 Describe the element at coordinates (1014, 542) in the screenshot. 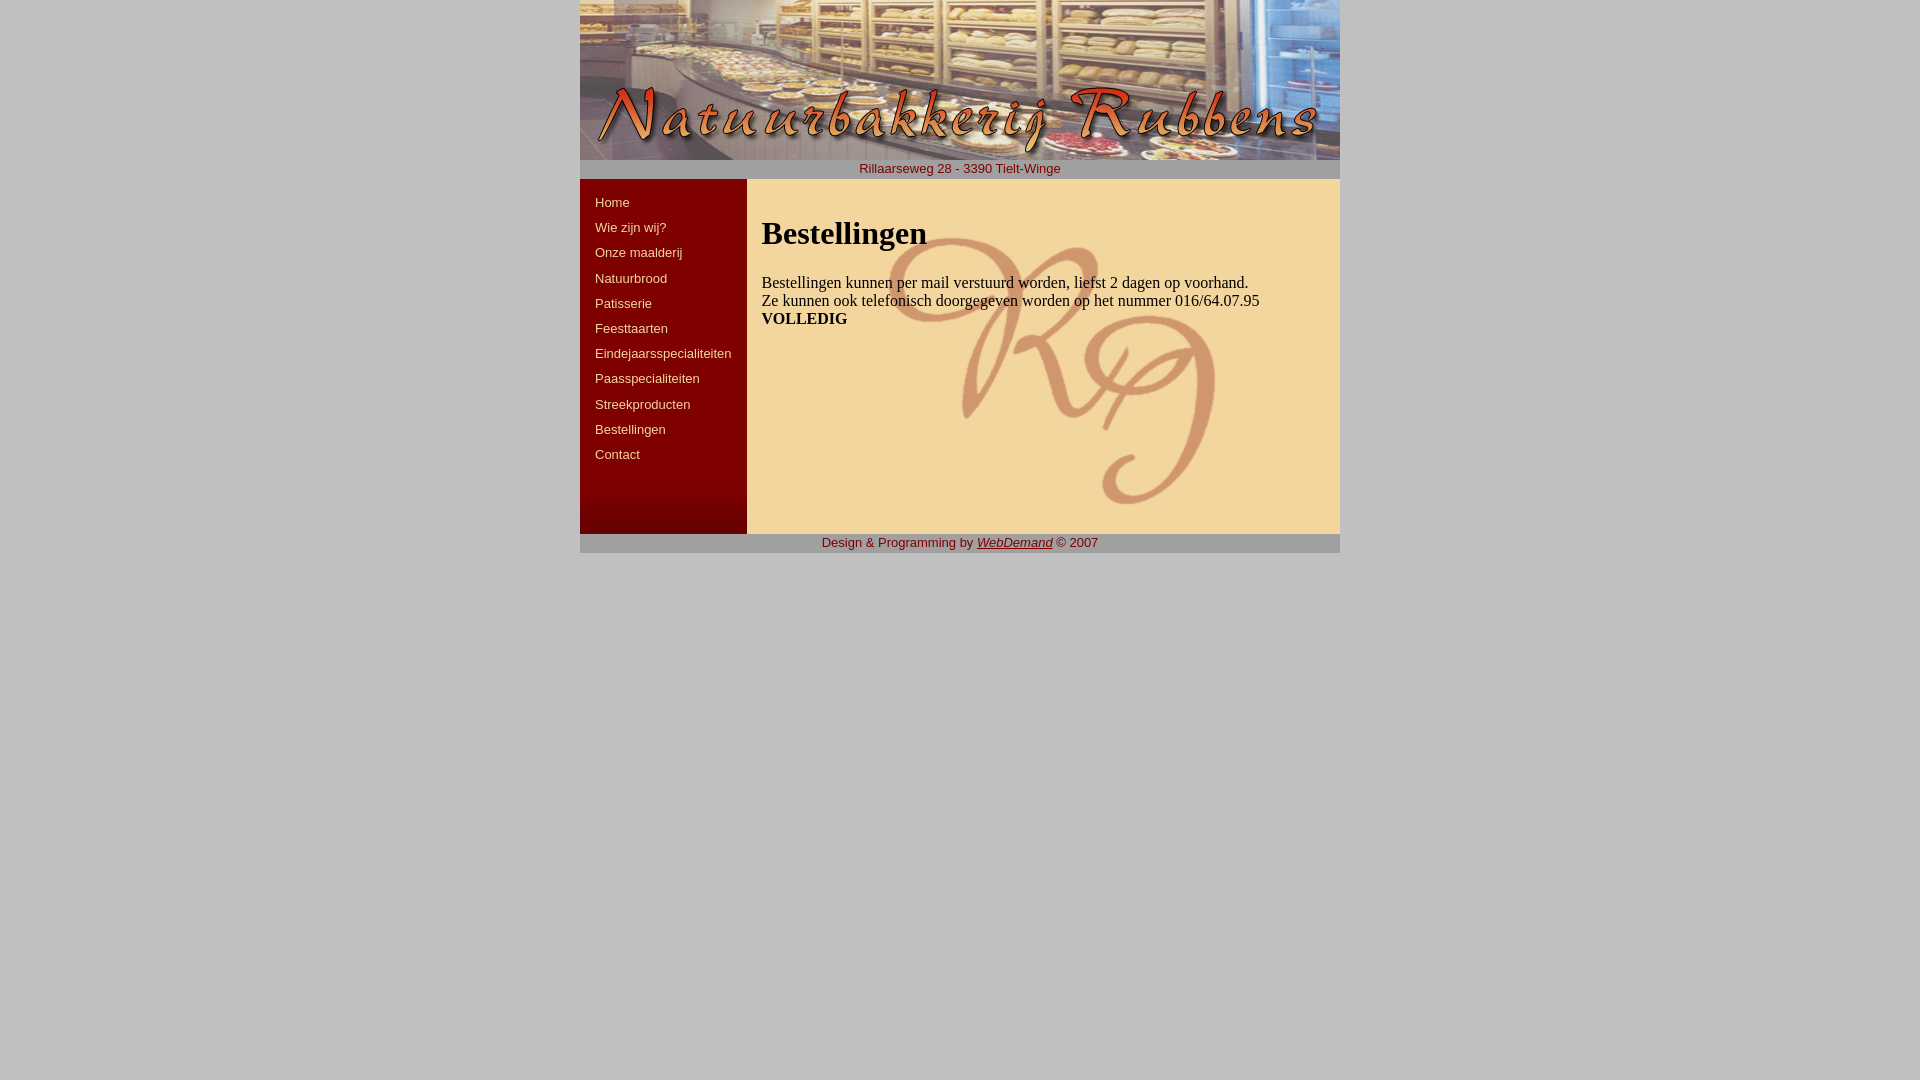

I see `'WebDemand'` at that location.